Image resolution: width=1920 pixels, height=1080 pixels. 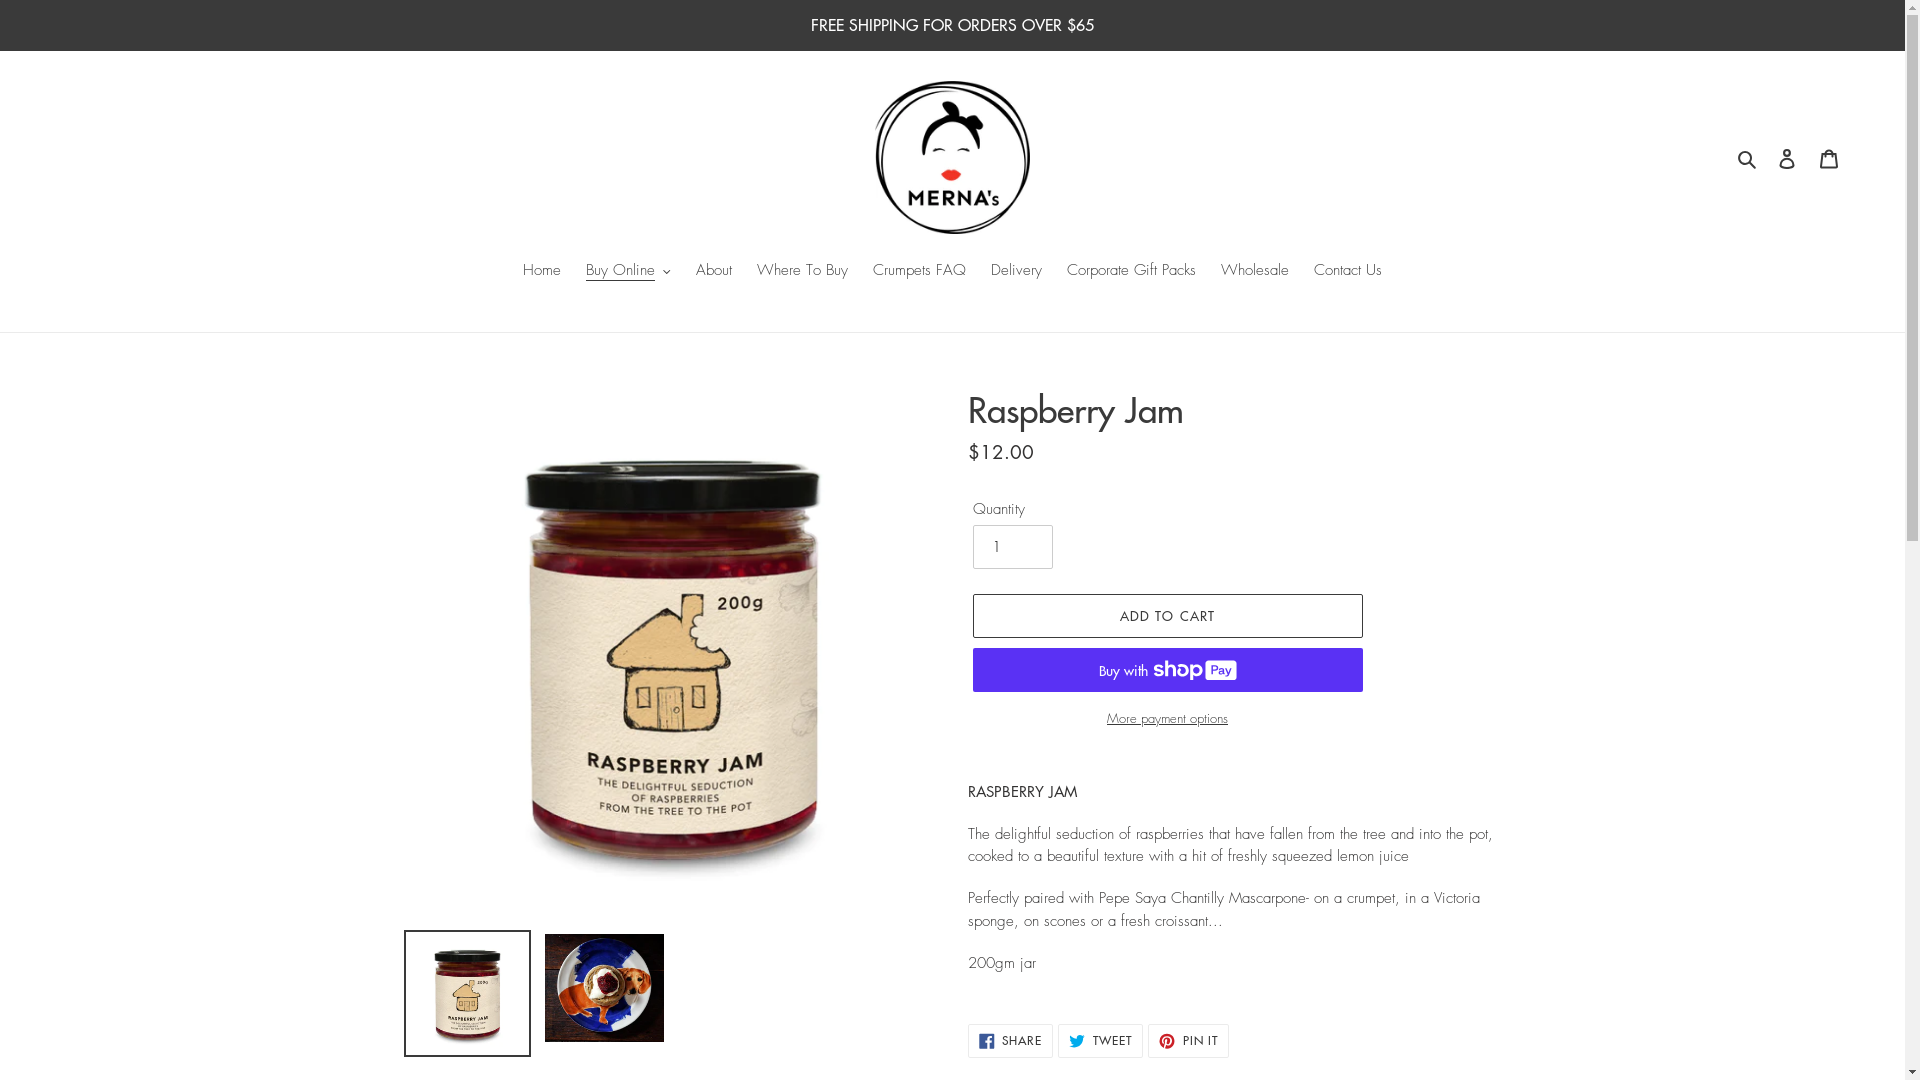 What do you see at coordinates (1056, 1040) in the screenshot?
I see `'TWEET` at bounding box center [1056, 1040].